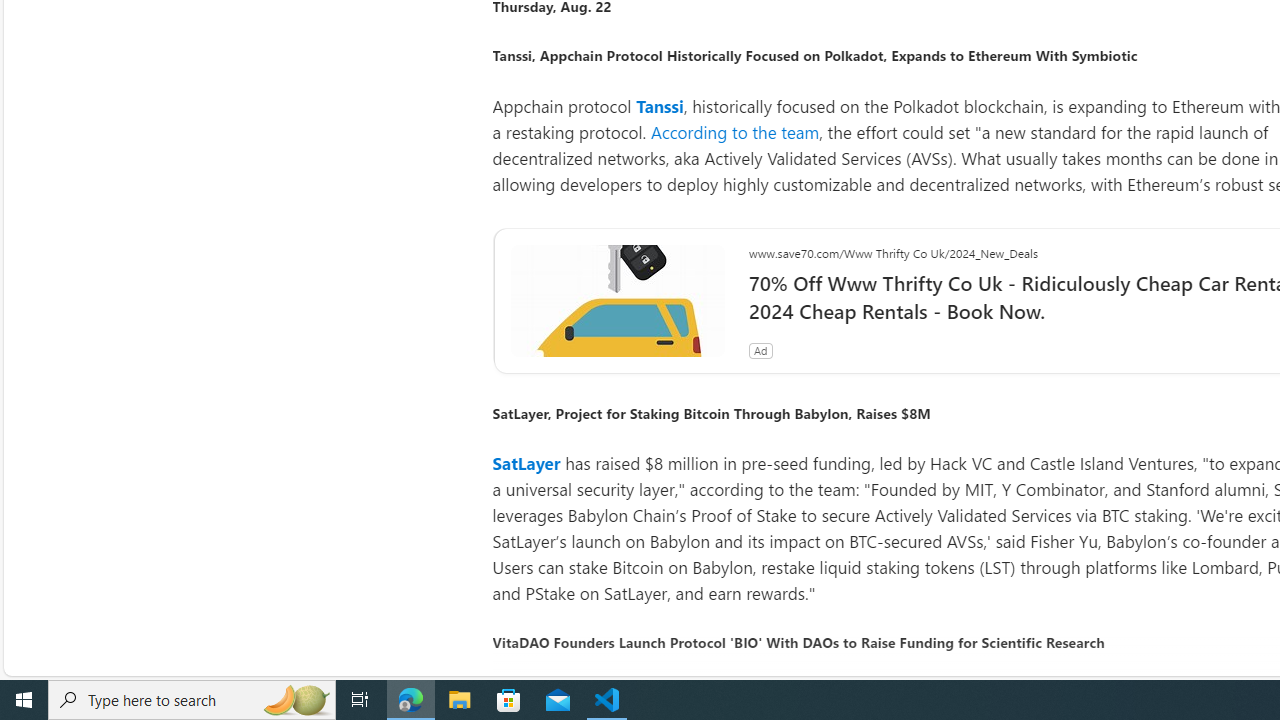  Describe the element at coordinates (734, 131) in the screenshot. I see `'According to the team'` at that location.